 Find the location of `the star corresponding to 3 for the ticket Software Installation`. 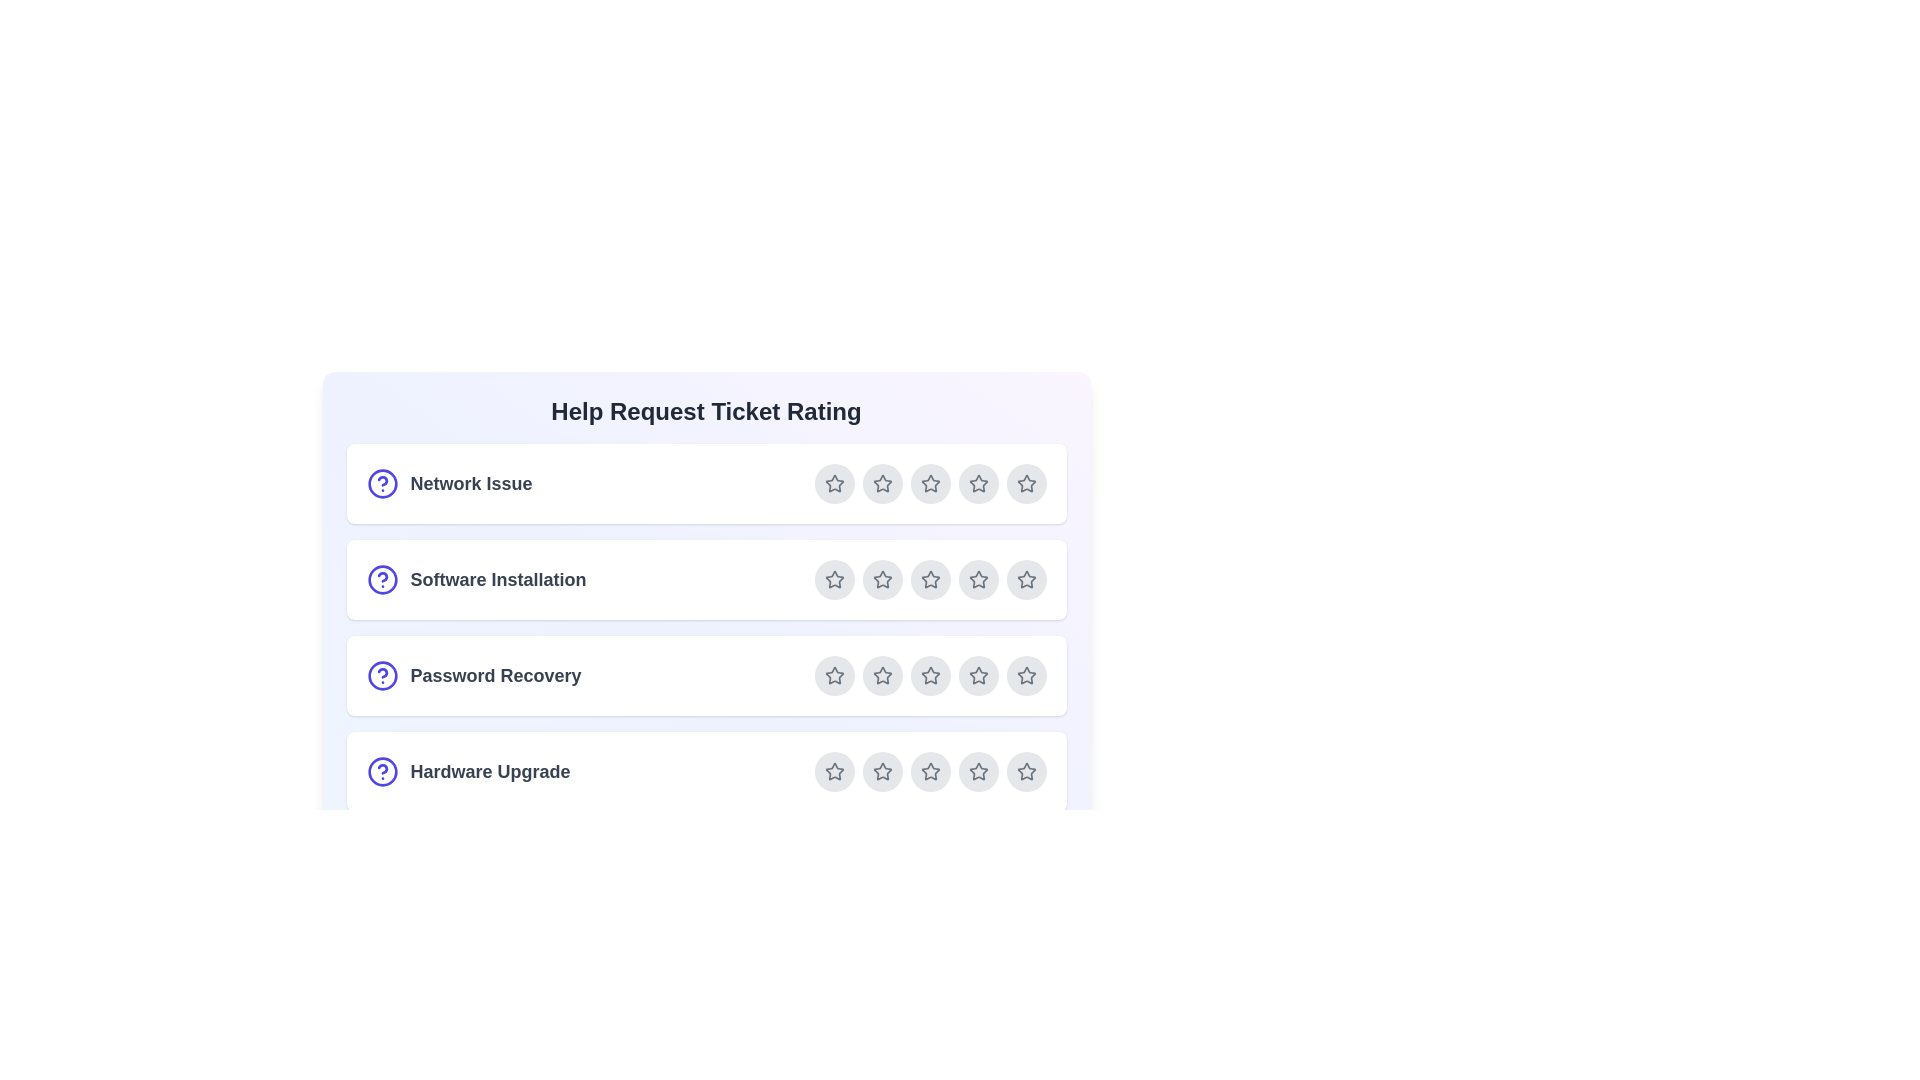

the star corresponding to 3 for the ticket Software Installation is located at coordinates (929, 579).